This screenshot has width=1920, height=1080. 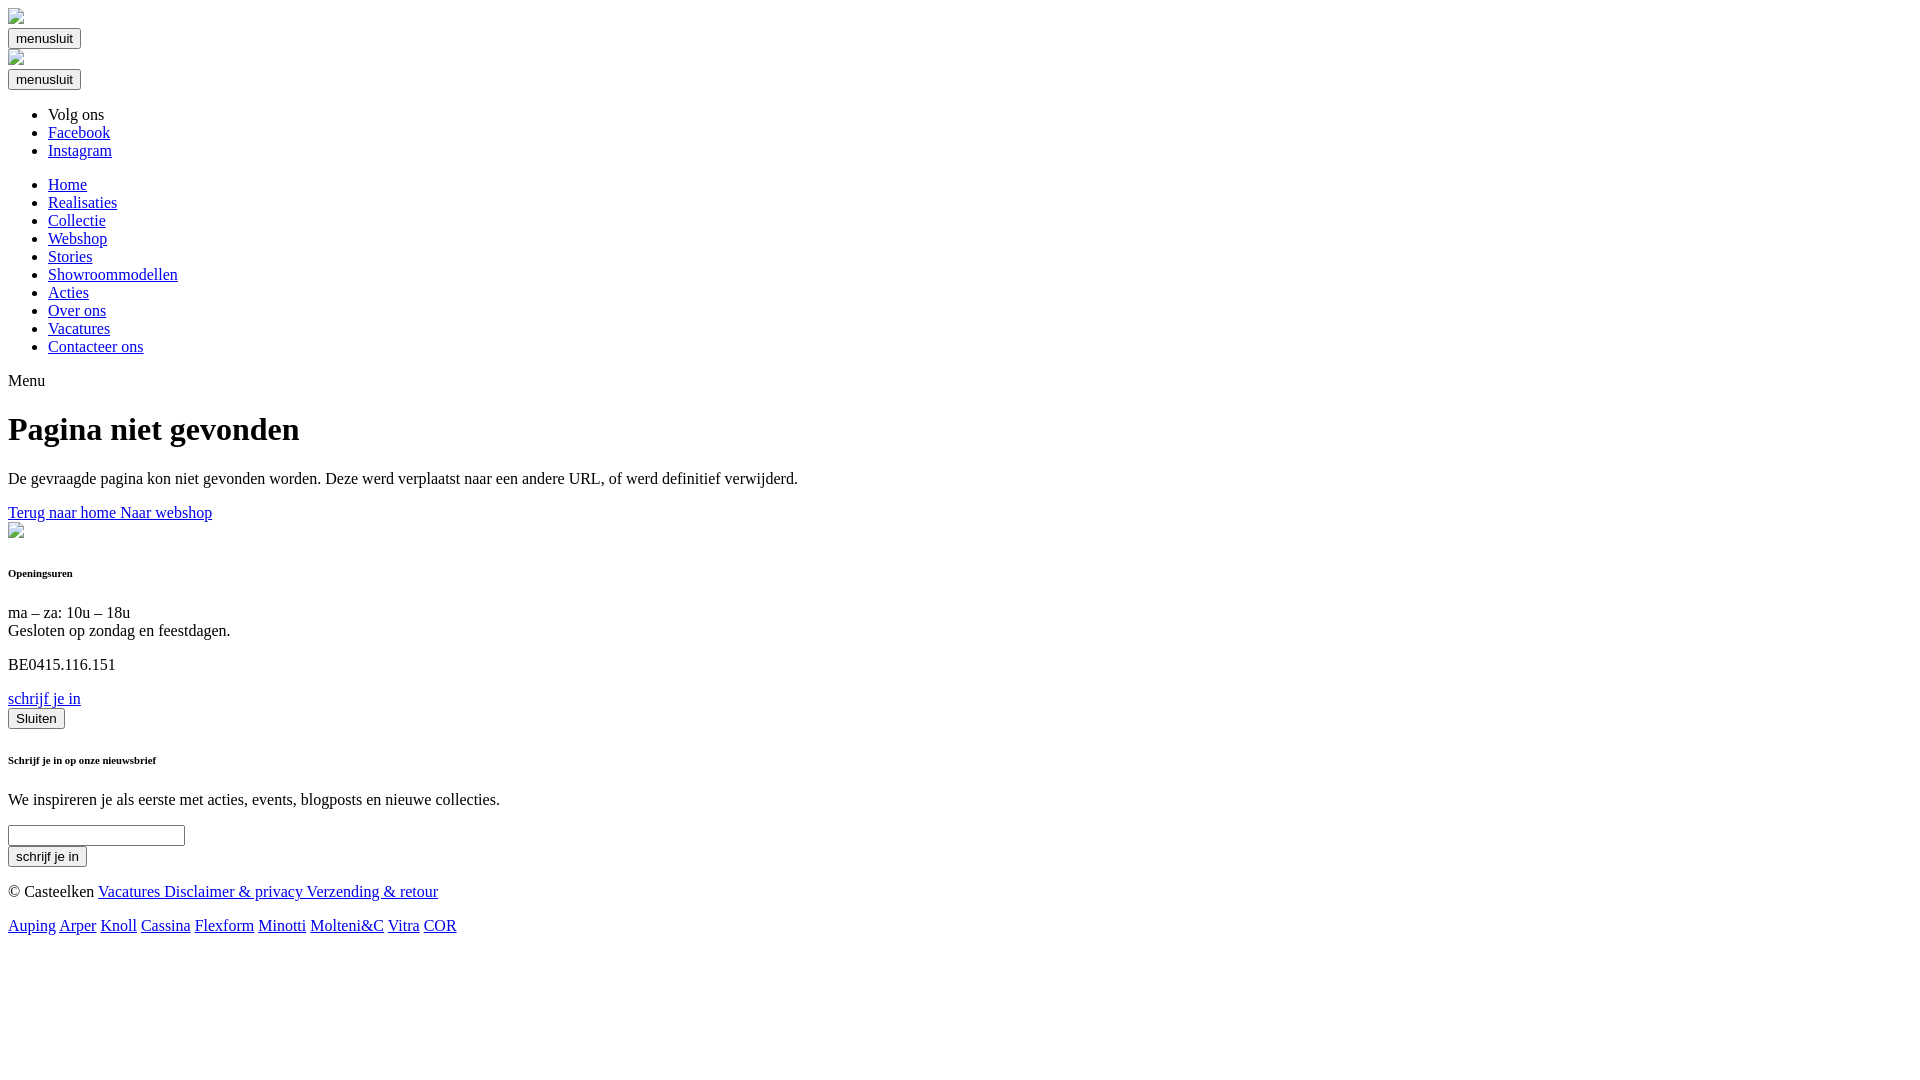 What do you see at coordinates (48, 292) in the screenshot?
I see `'Acties'` at bounding box center [48, 292].